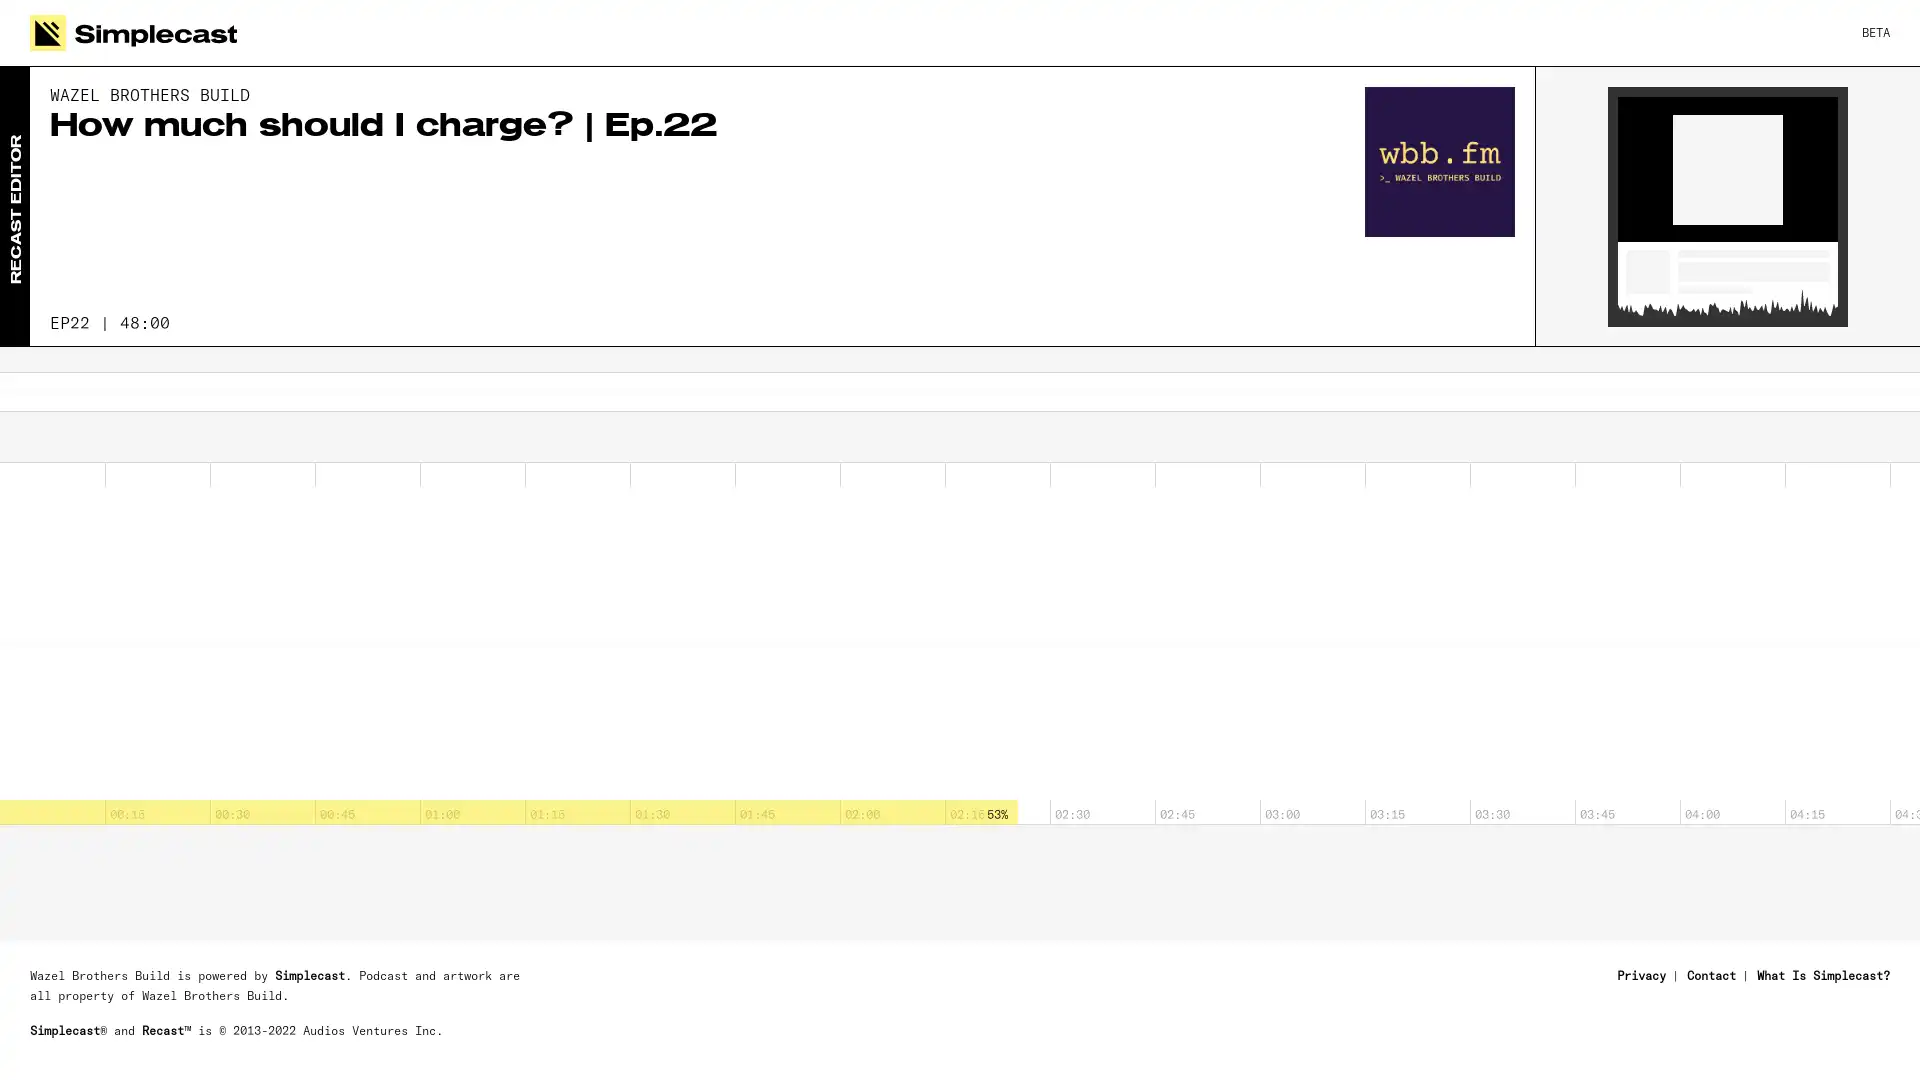 The height and width of the screenshot is (1080, 1920). I want to click on Recast & Share, so click(1791, 1035).